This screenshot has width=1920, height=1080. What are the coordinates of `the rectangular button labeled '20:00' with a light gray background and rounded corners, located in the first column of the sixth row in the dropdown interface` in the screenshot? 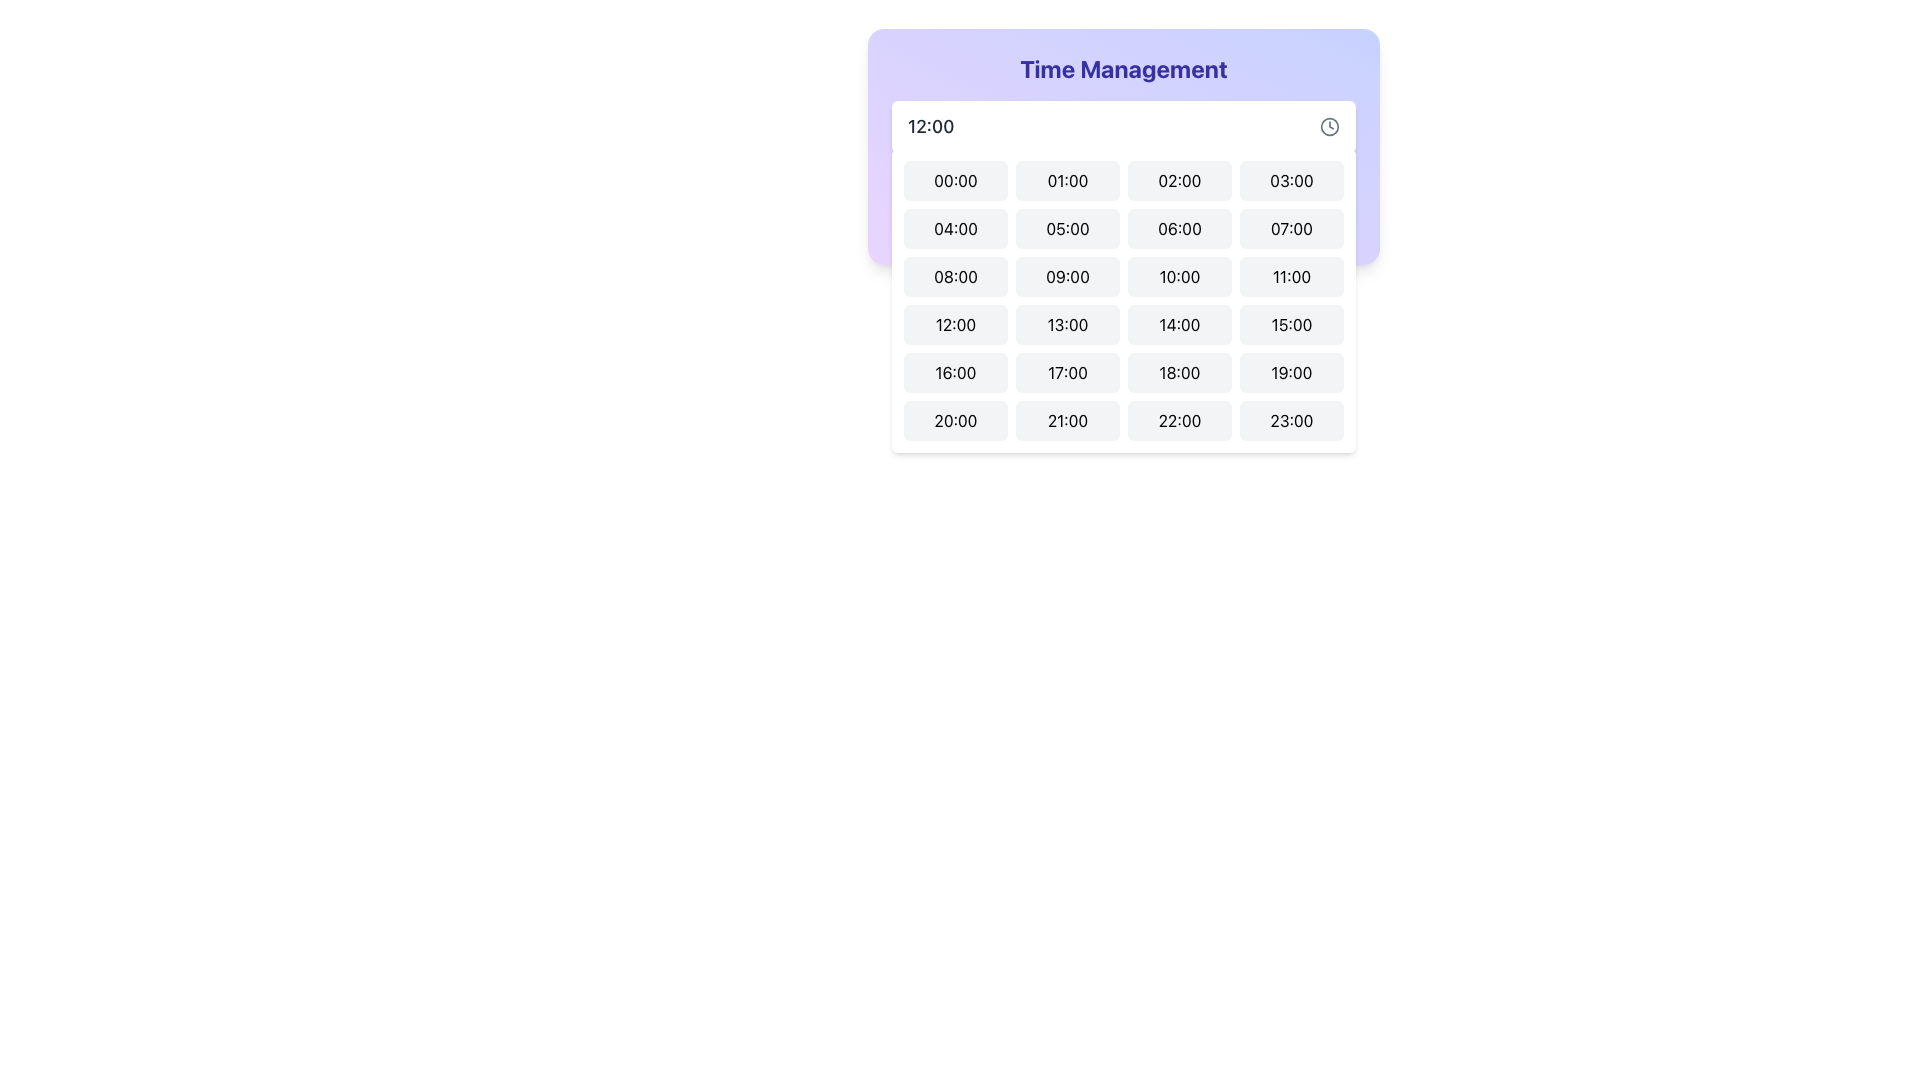 It's located at (954, 419).